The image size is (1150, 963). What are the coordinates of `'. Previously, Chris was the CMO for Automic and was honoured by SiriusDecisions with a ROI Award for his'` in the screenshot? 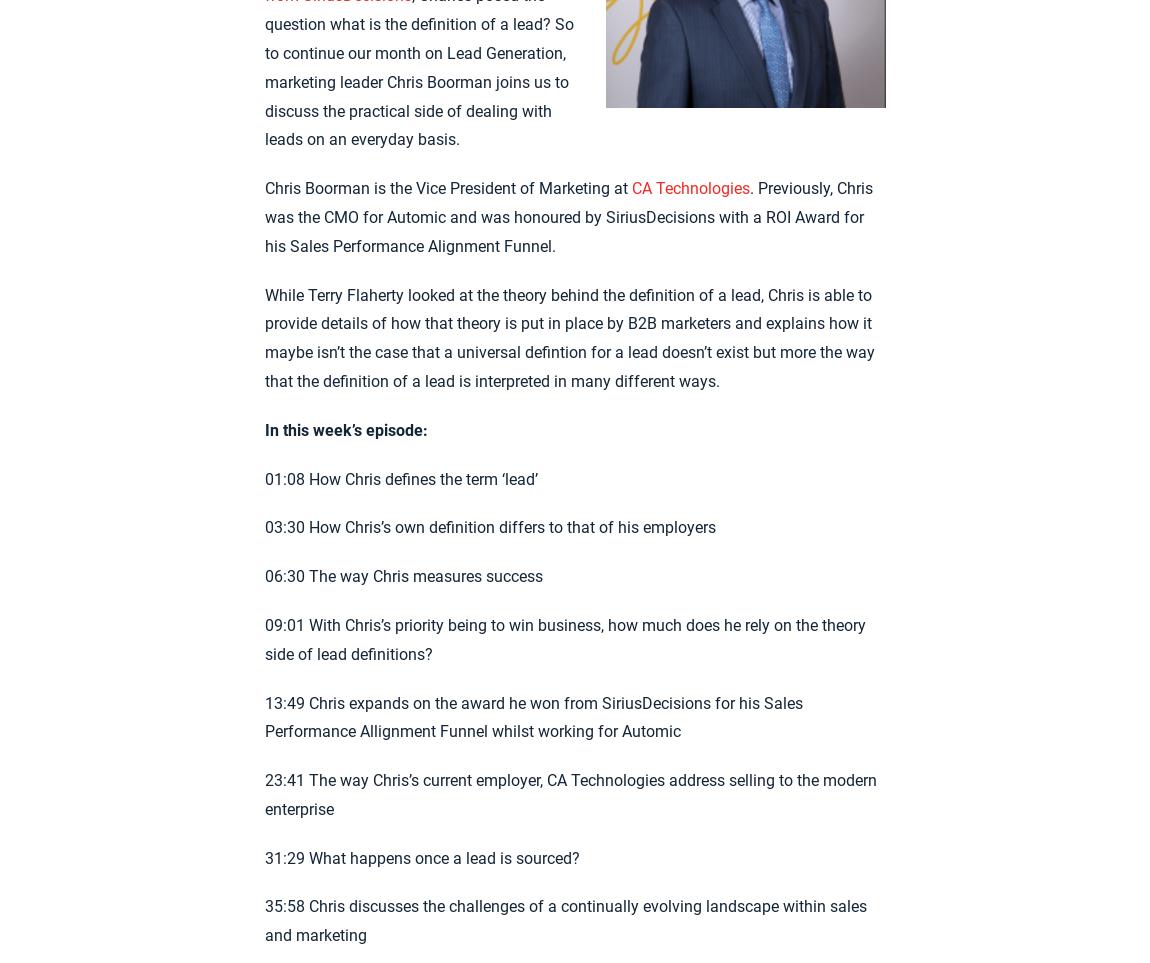 It's located at (263, 215).